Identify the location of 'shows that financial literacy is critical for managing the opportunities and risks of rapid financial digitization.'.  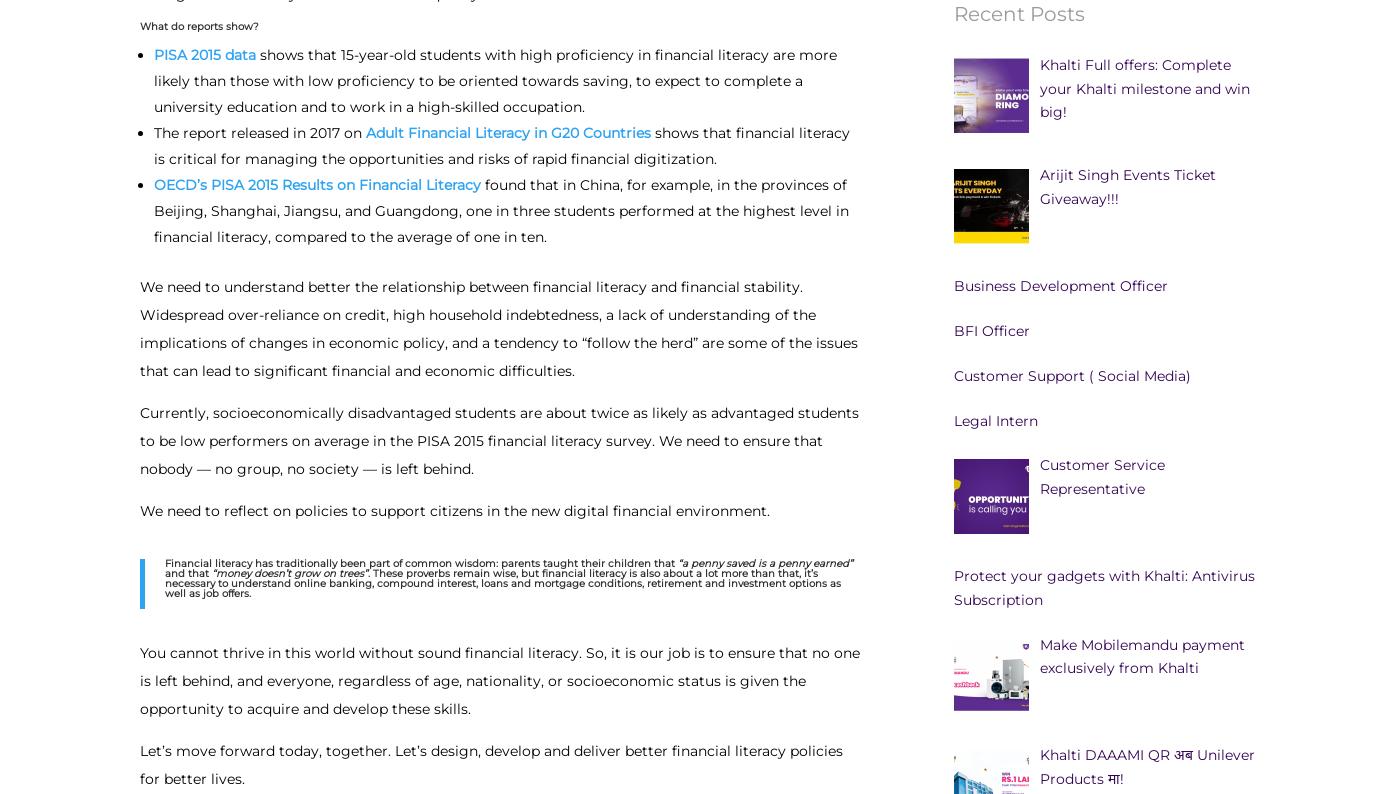
(154, 144).